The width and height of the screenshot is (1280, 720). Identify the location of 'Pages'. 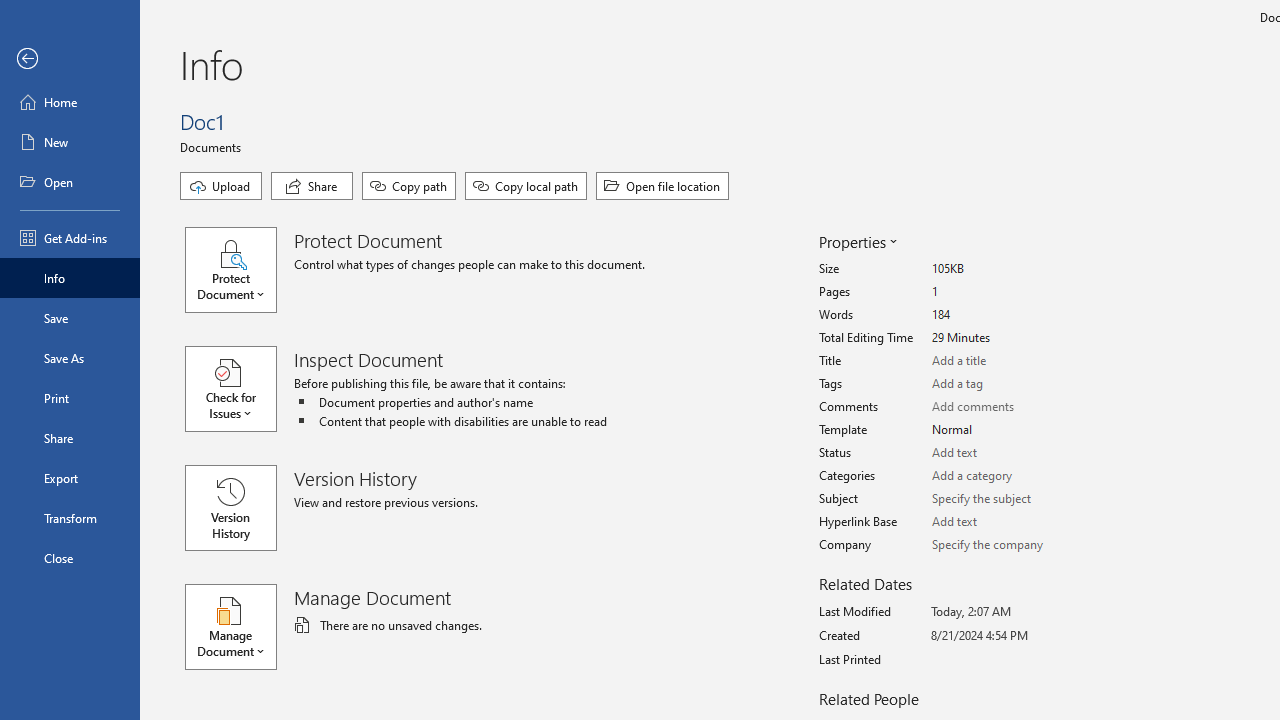
(1006, 292).